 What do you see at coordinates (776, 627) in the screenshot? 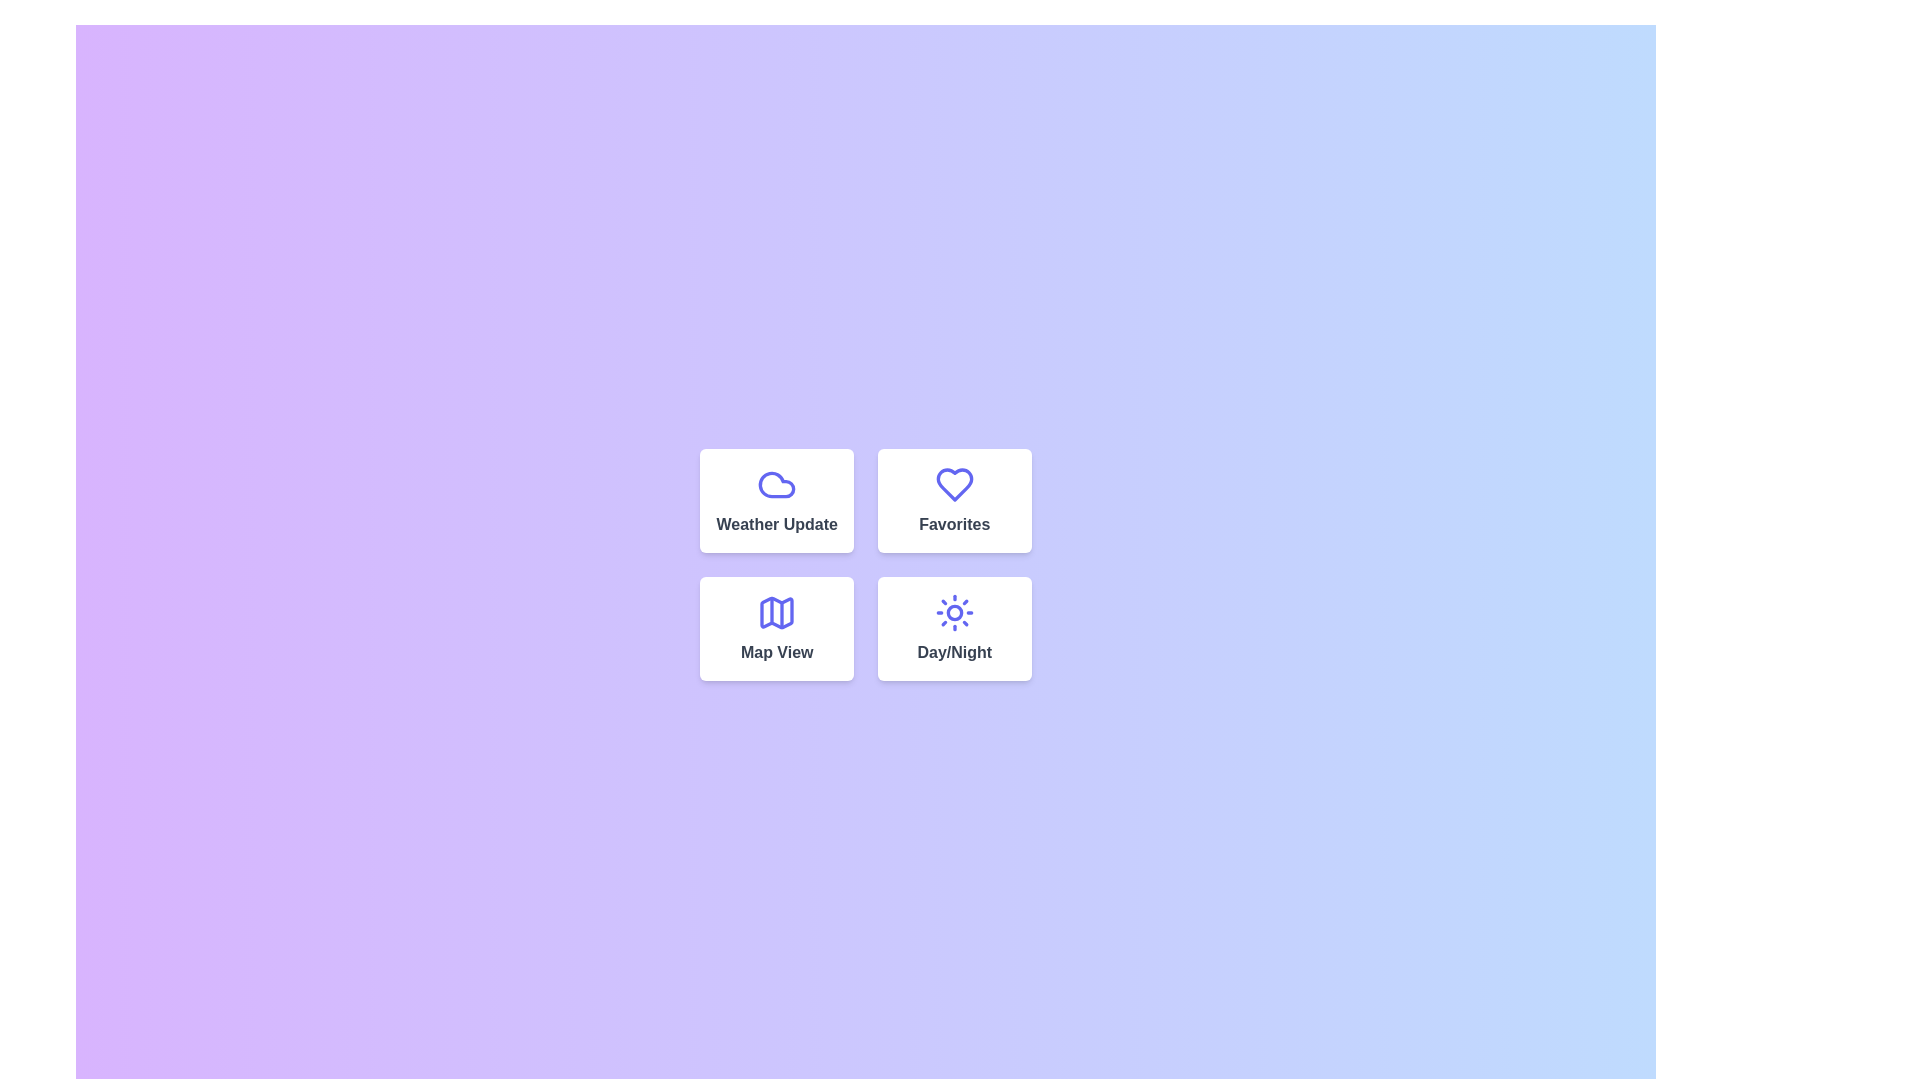
I see `the third card in the grid layout, which activates the 'Map View' feature` at bounding box center [776, 627].